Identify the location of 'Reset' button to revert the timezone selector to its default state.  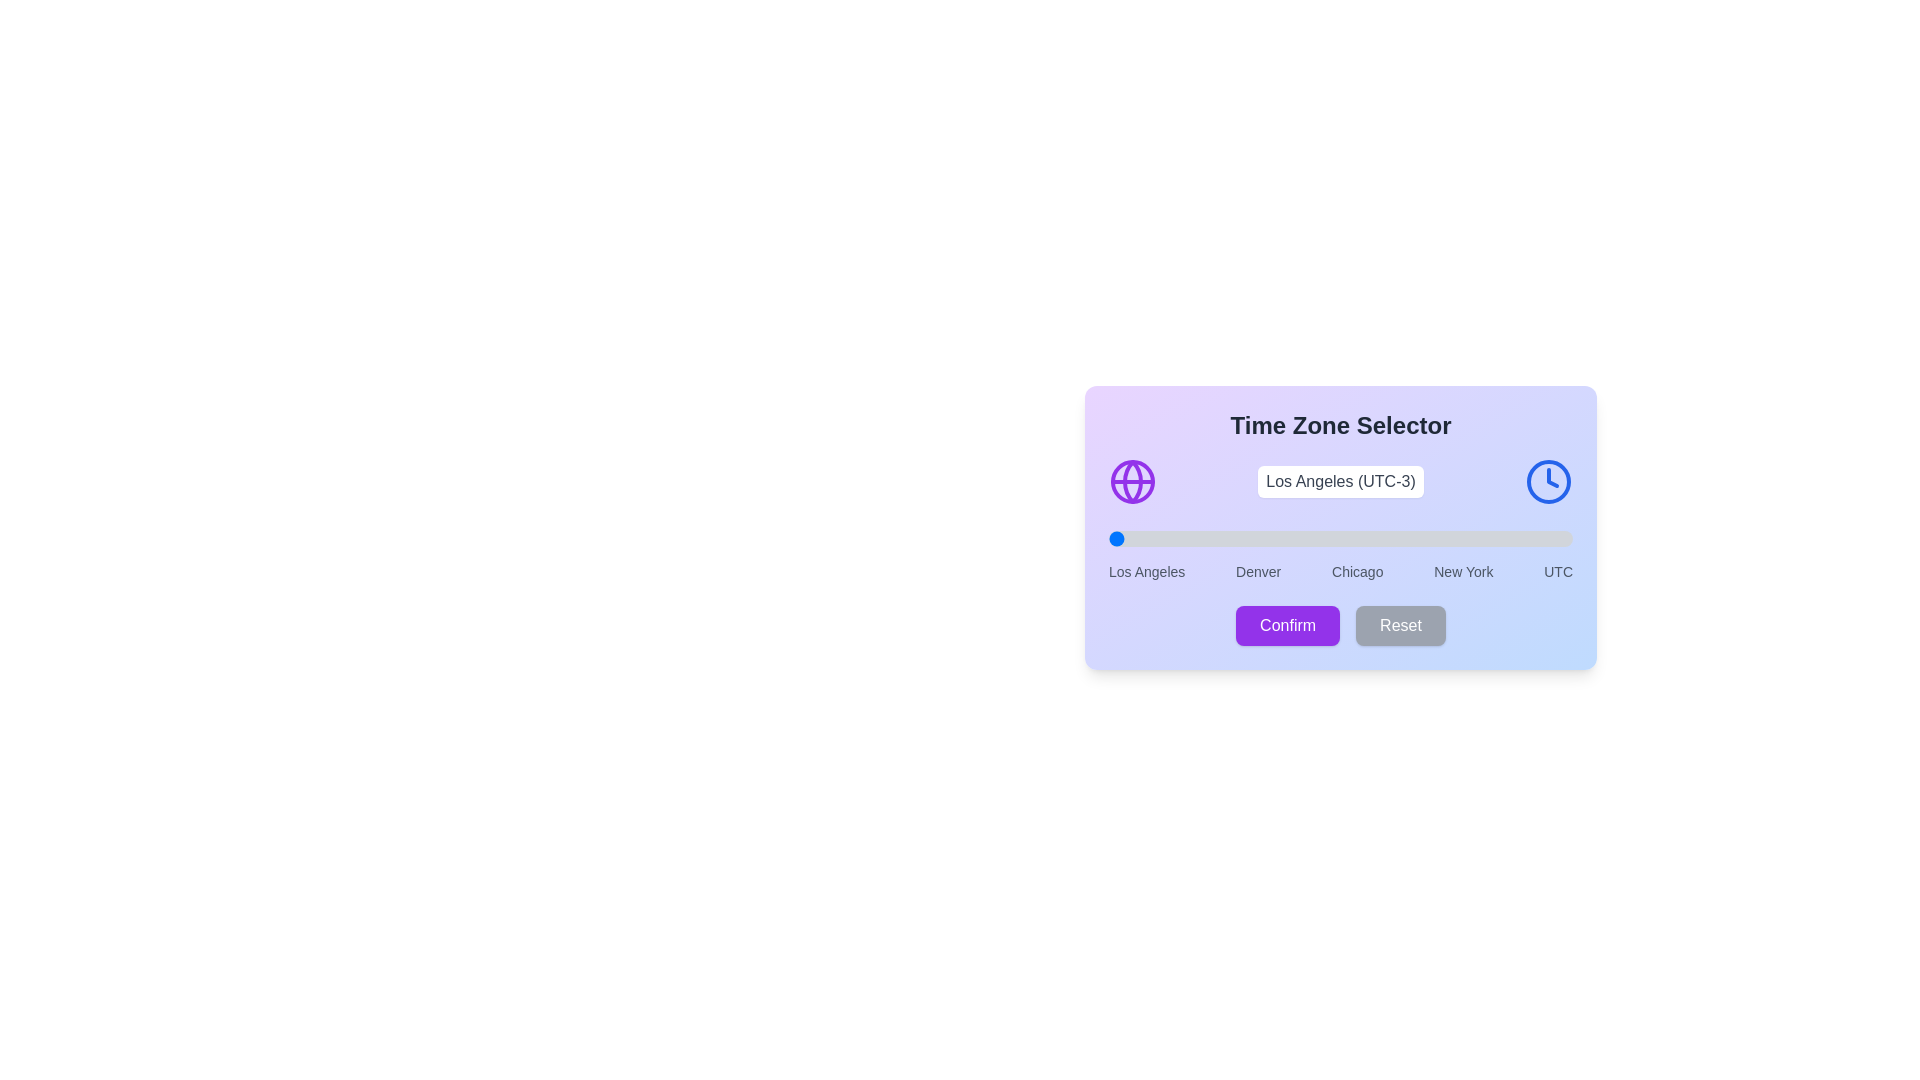
(1400, 624).